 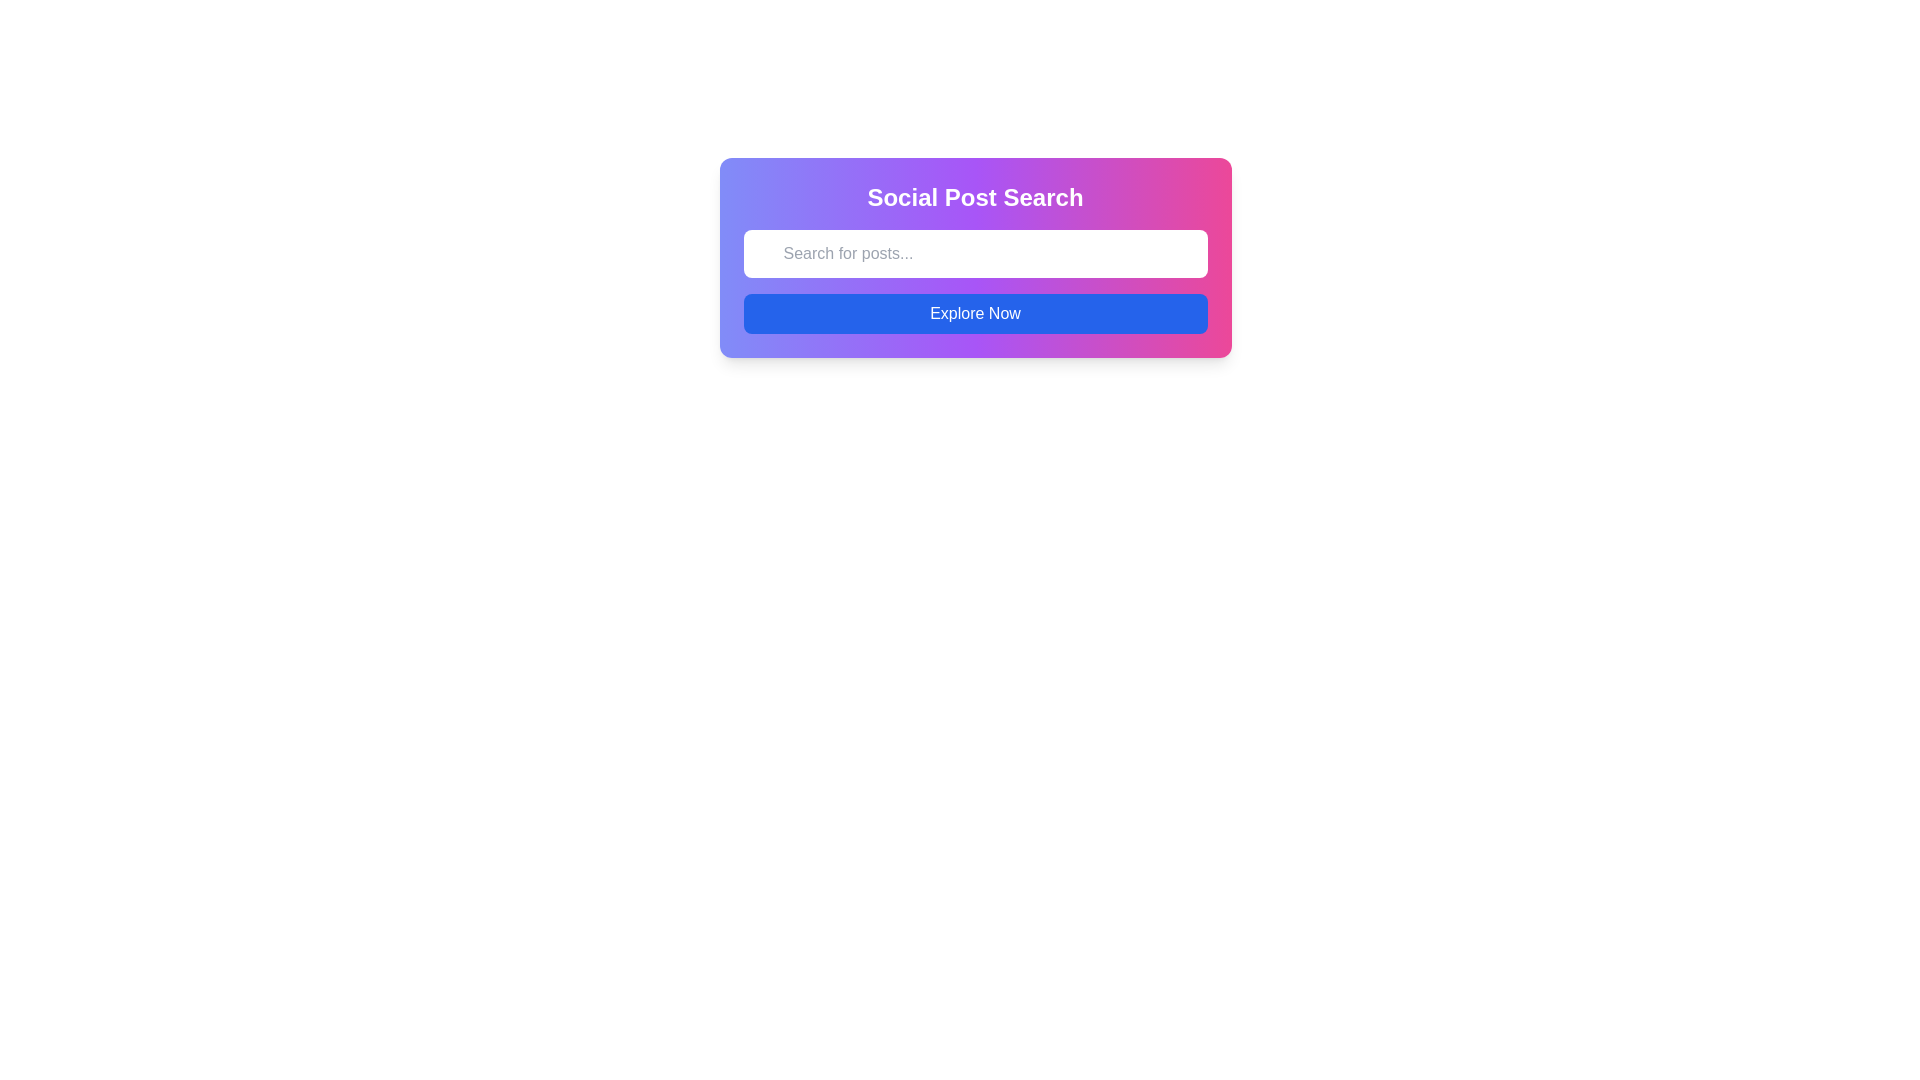 What do you see at coordinates (975, 313) in the screenshot?
I see `the call-to-action button located at the bottom of the gradient background card, directly below the text input and the title 'Social Post Search', to initiate an action` at bounding box center [975, 313].